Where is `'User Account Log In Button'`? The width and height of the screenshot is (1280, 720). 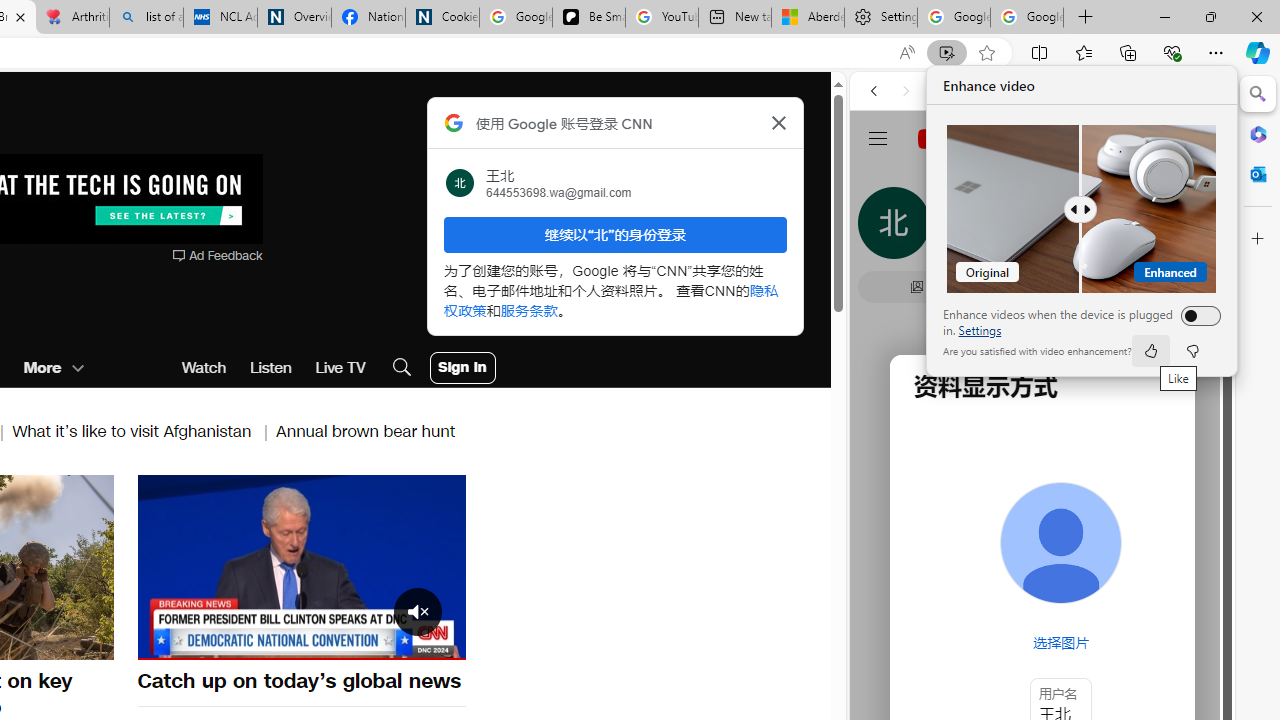 'User Account Log In Button' is located at coordinates (461, 367).